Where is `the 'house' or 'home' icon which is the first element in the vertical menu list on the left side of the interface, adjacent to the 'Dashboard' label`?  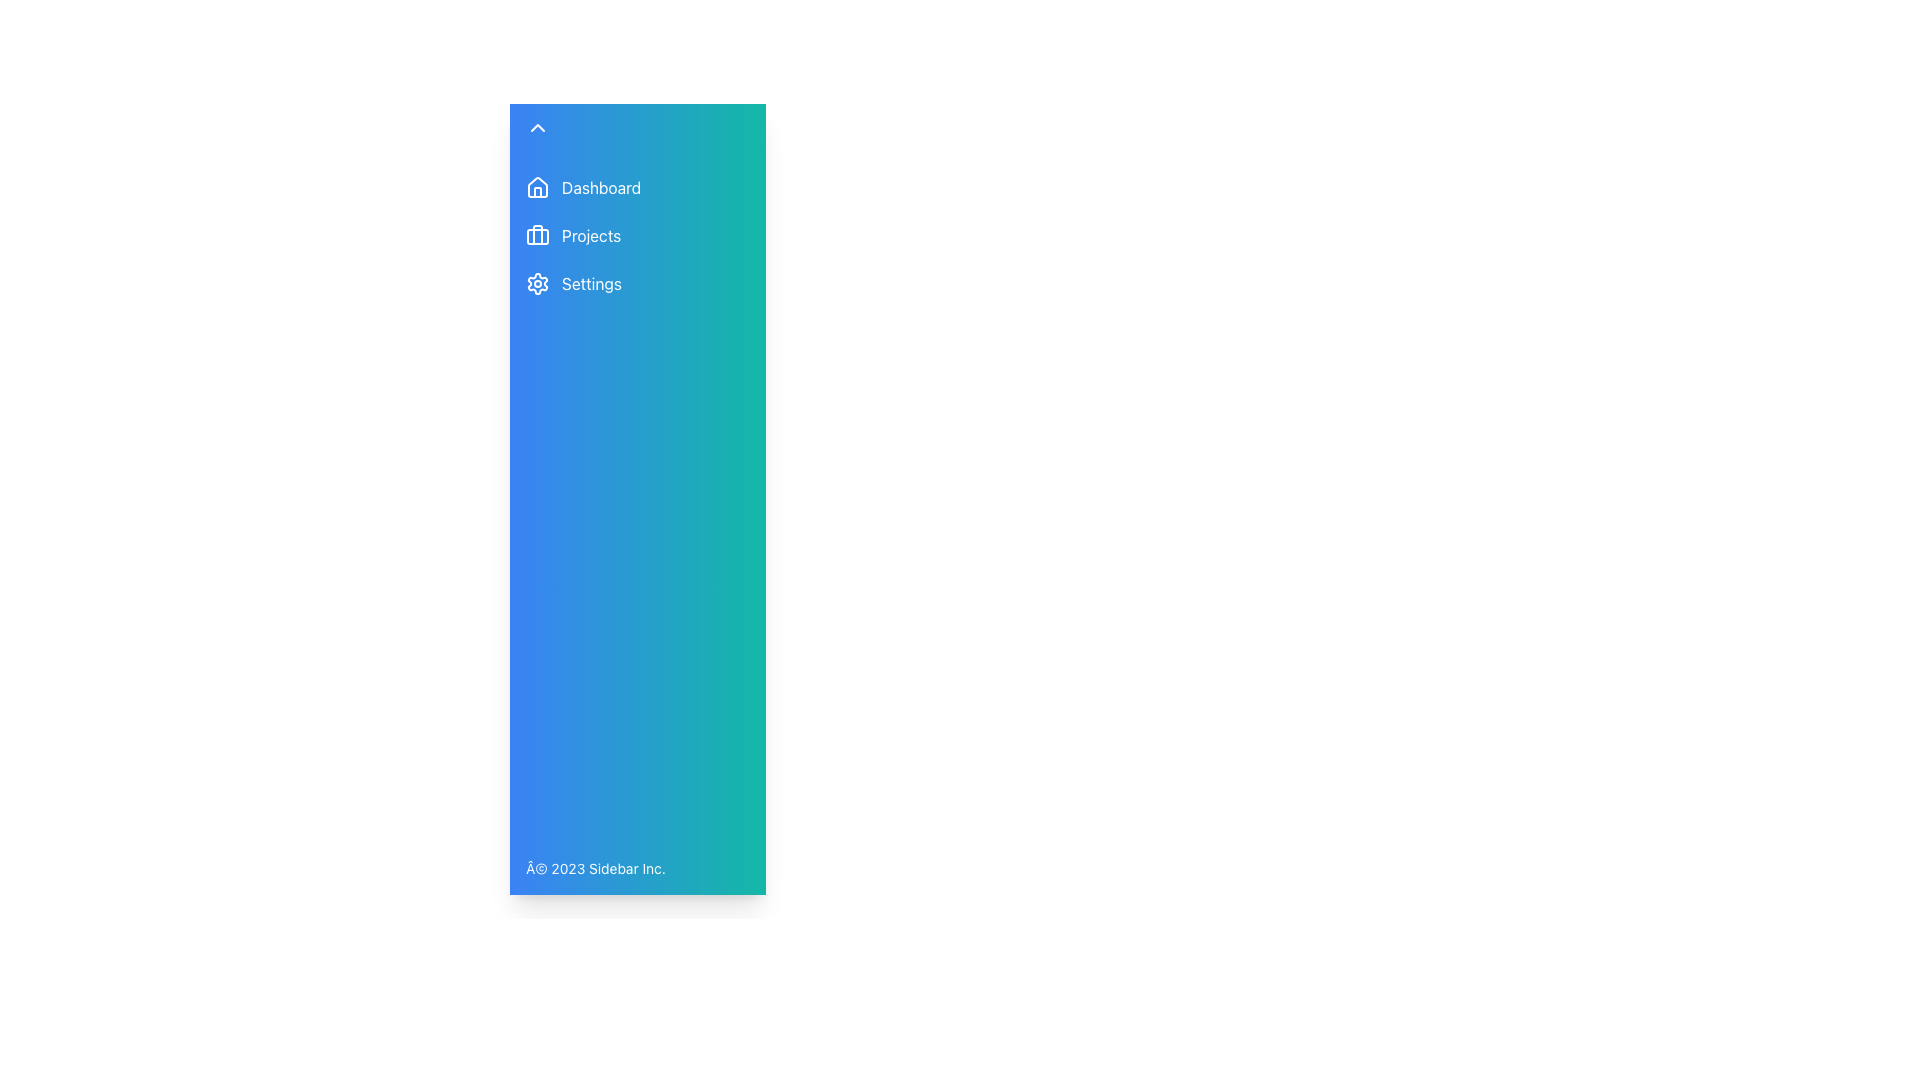 the 'house' or 'home' icon which is the first element in the vertical menu list on the left side of the interface, adjacent to the 'Dashboard' label is located at coordinates (537, 186).